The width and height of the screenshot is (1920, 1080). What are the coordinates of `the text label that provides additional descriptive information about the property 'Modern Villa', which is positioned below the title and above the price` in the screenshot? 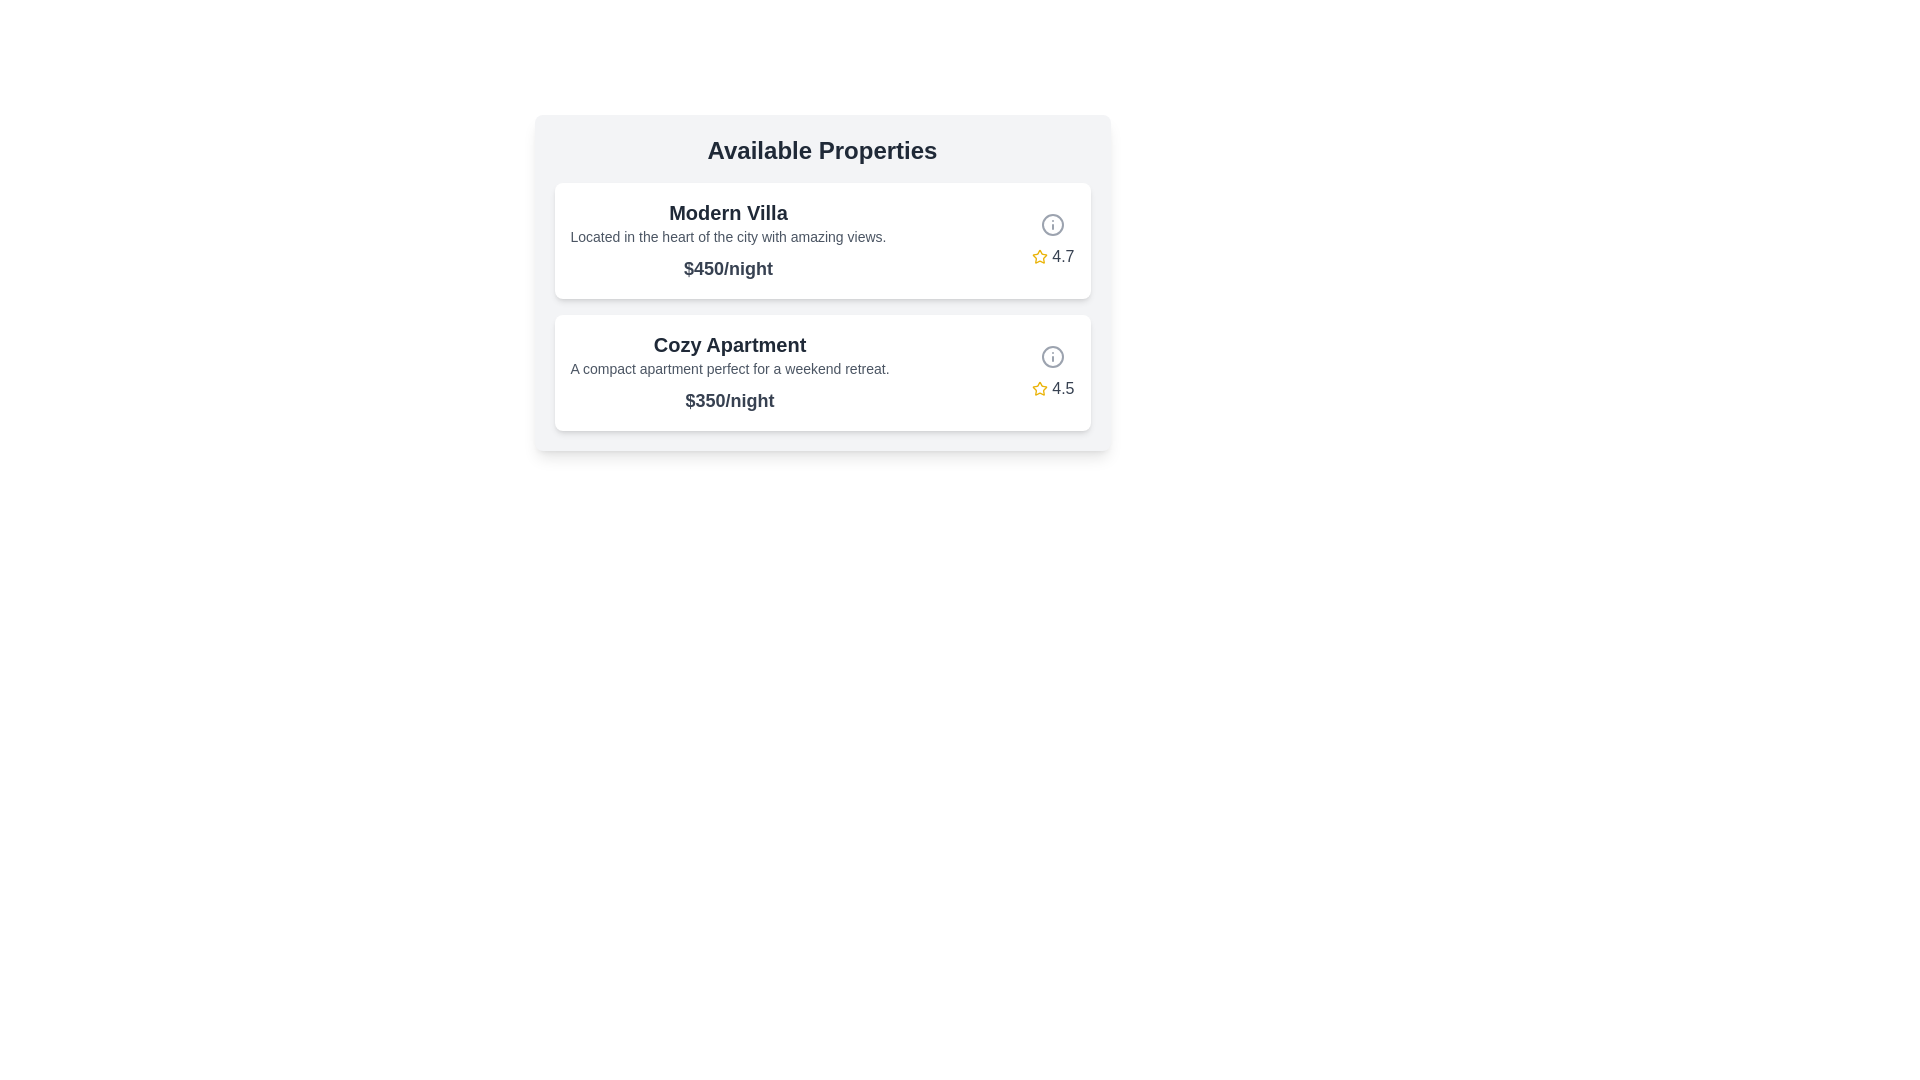 It's located at (727, 235).